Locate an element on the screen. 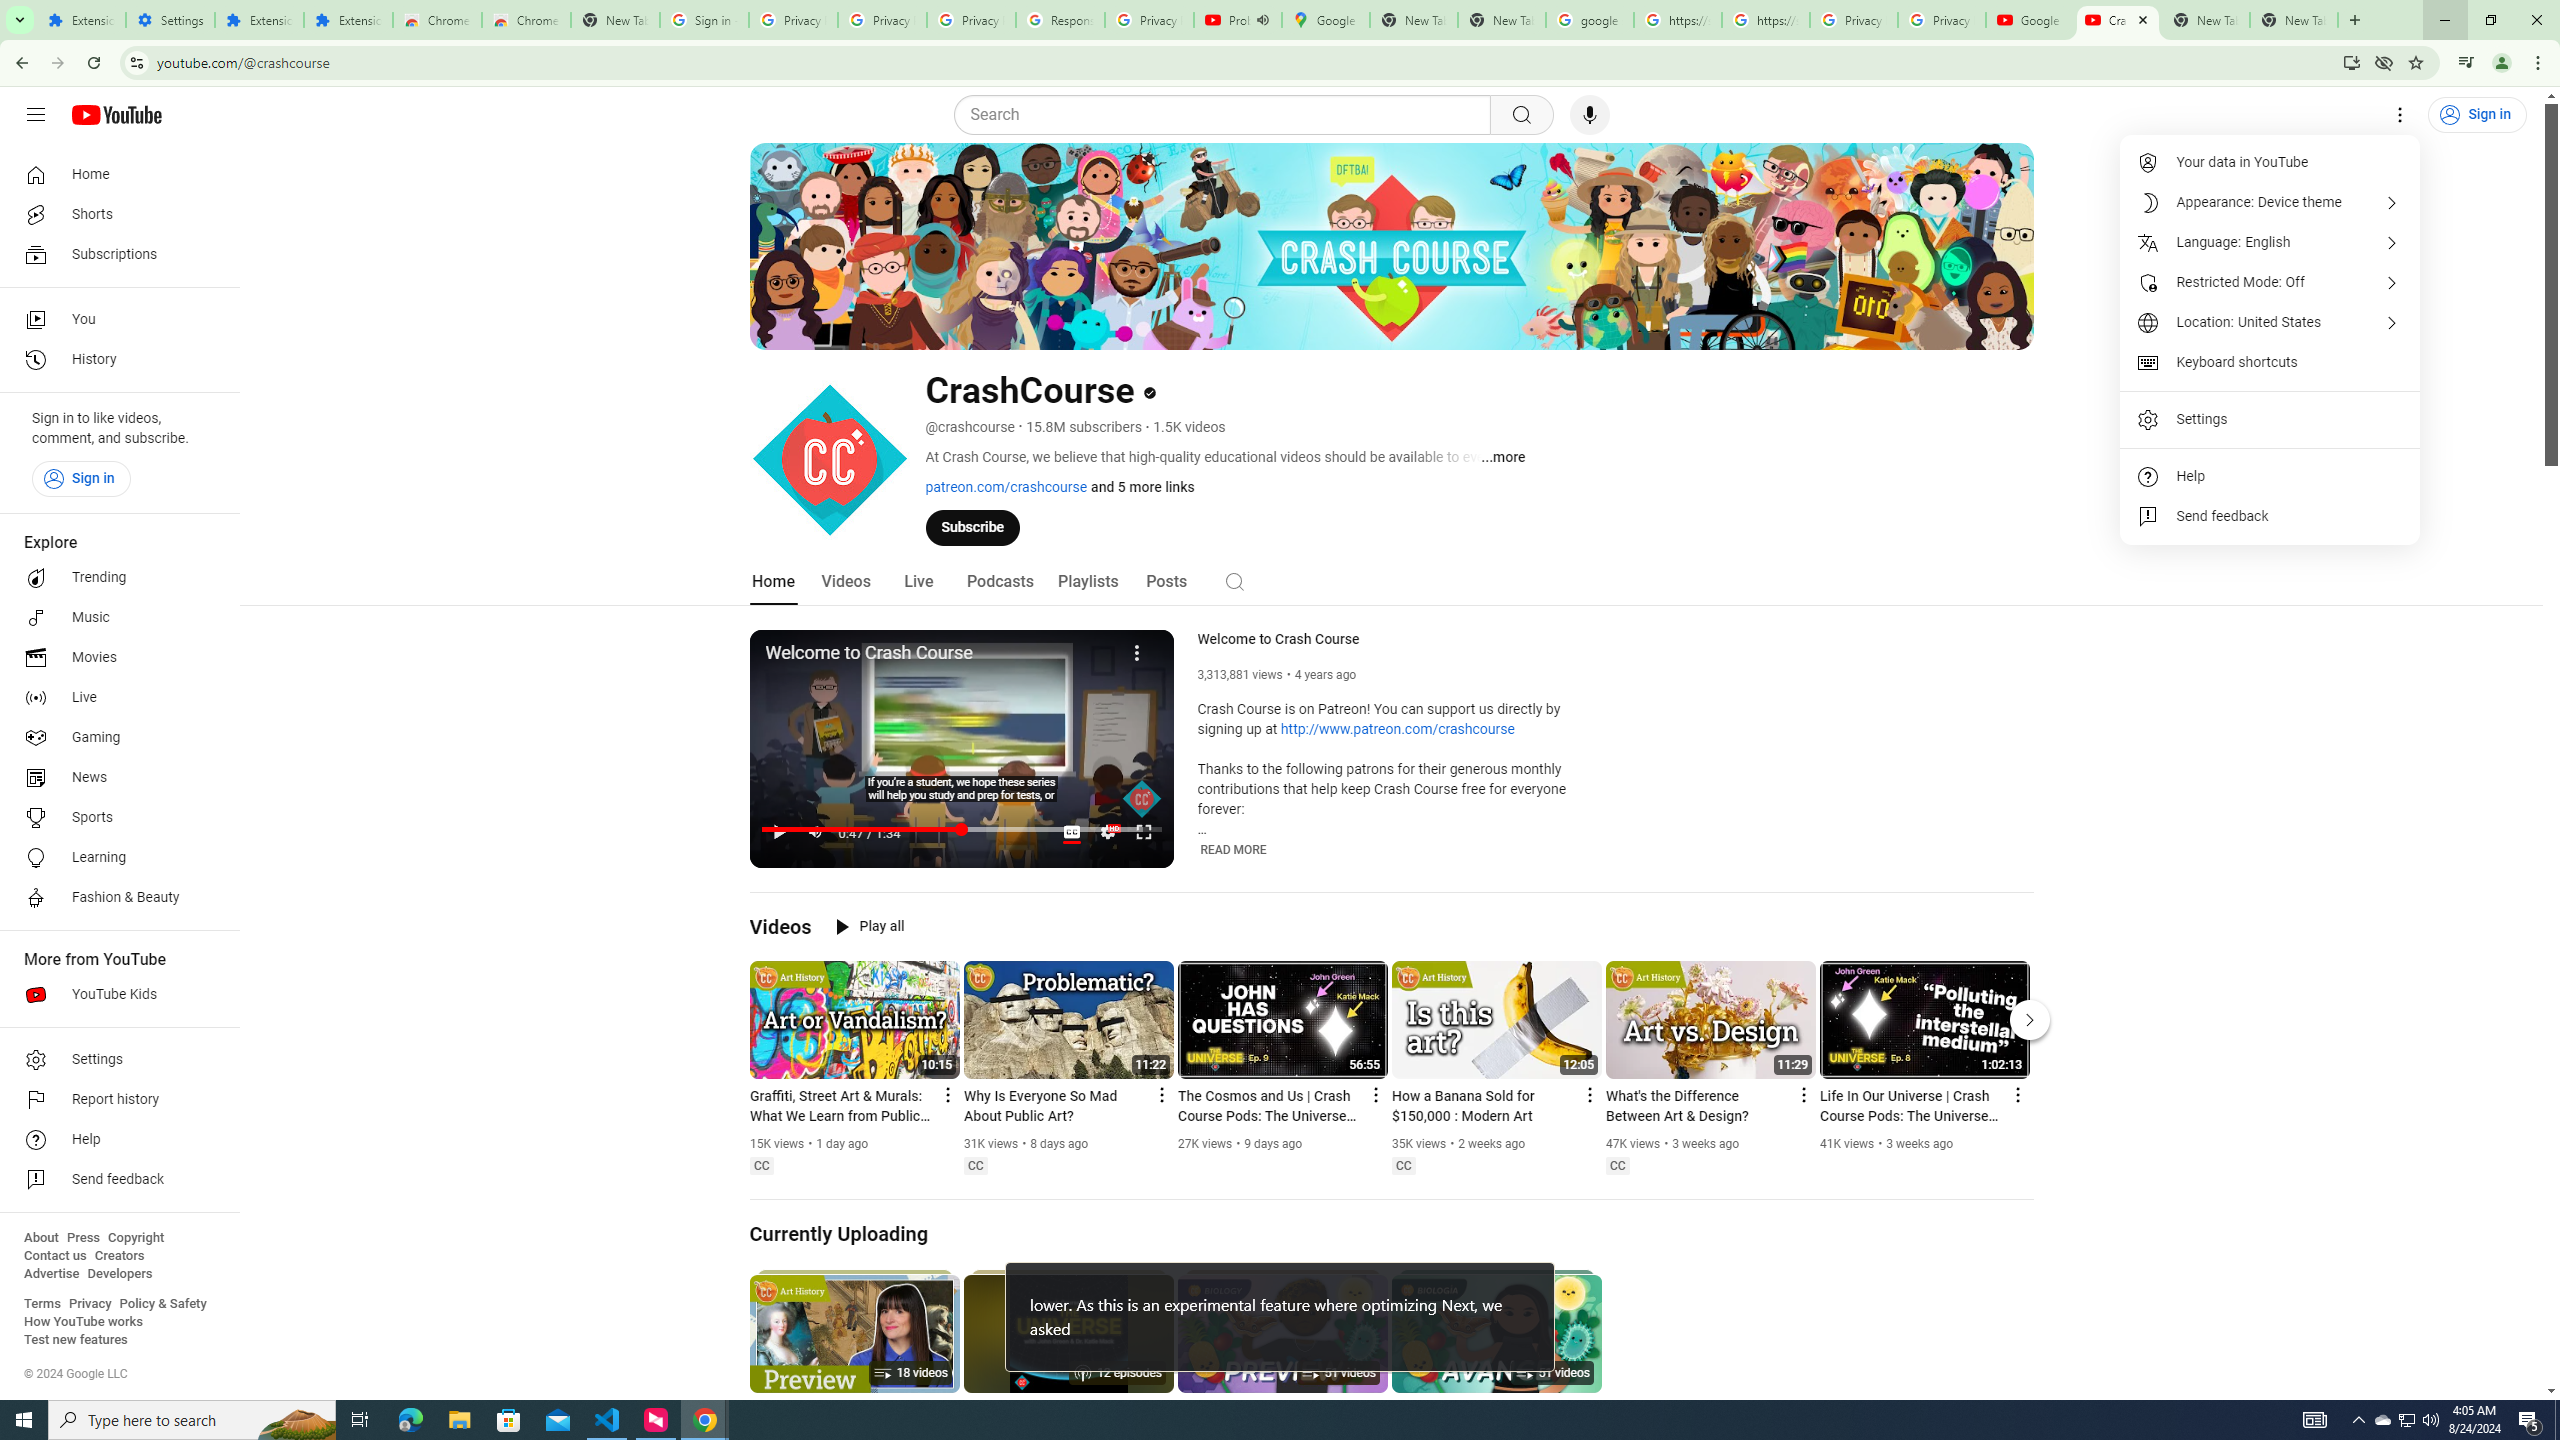 The width and height of the screenshot is (2560, 1440). 'Playlists' is located at coordinates (1088, 581).